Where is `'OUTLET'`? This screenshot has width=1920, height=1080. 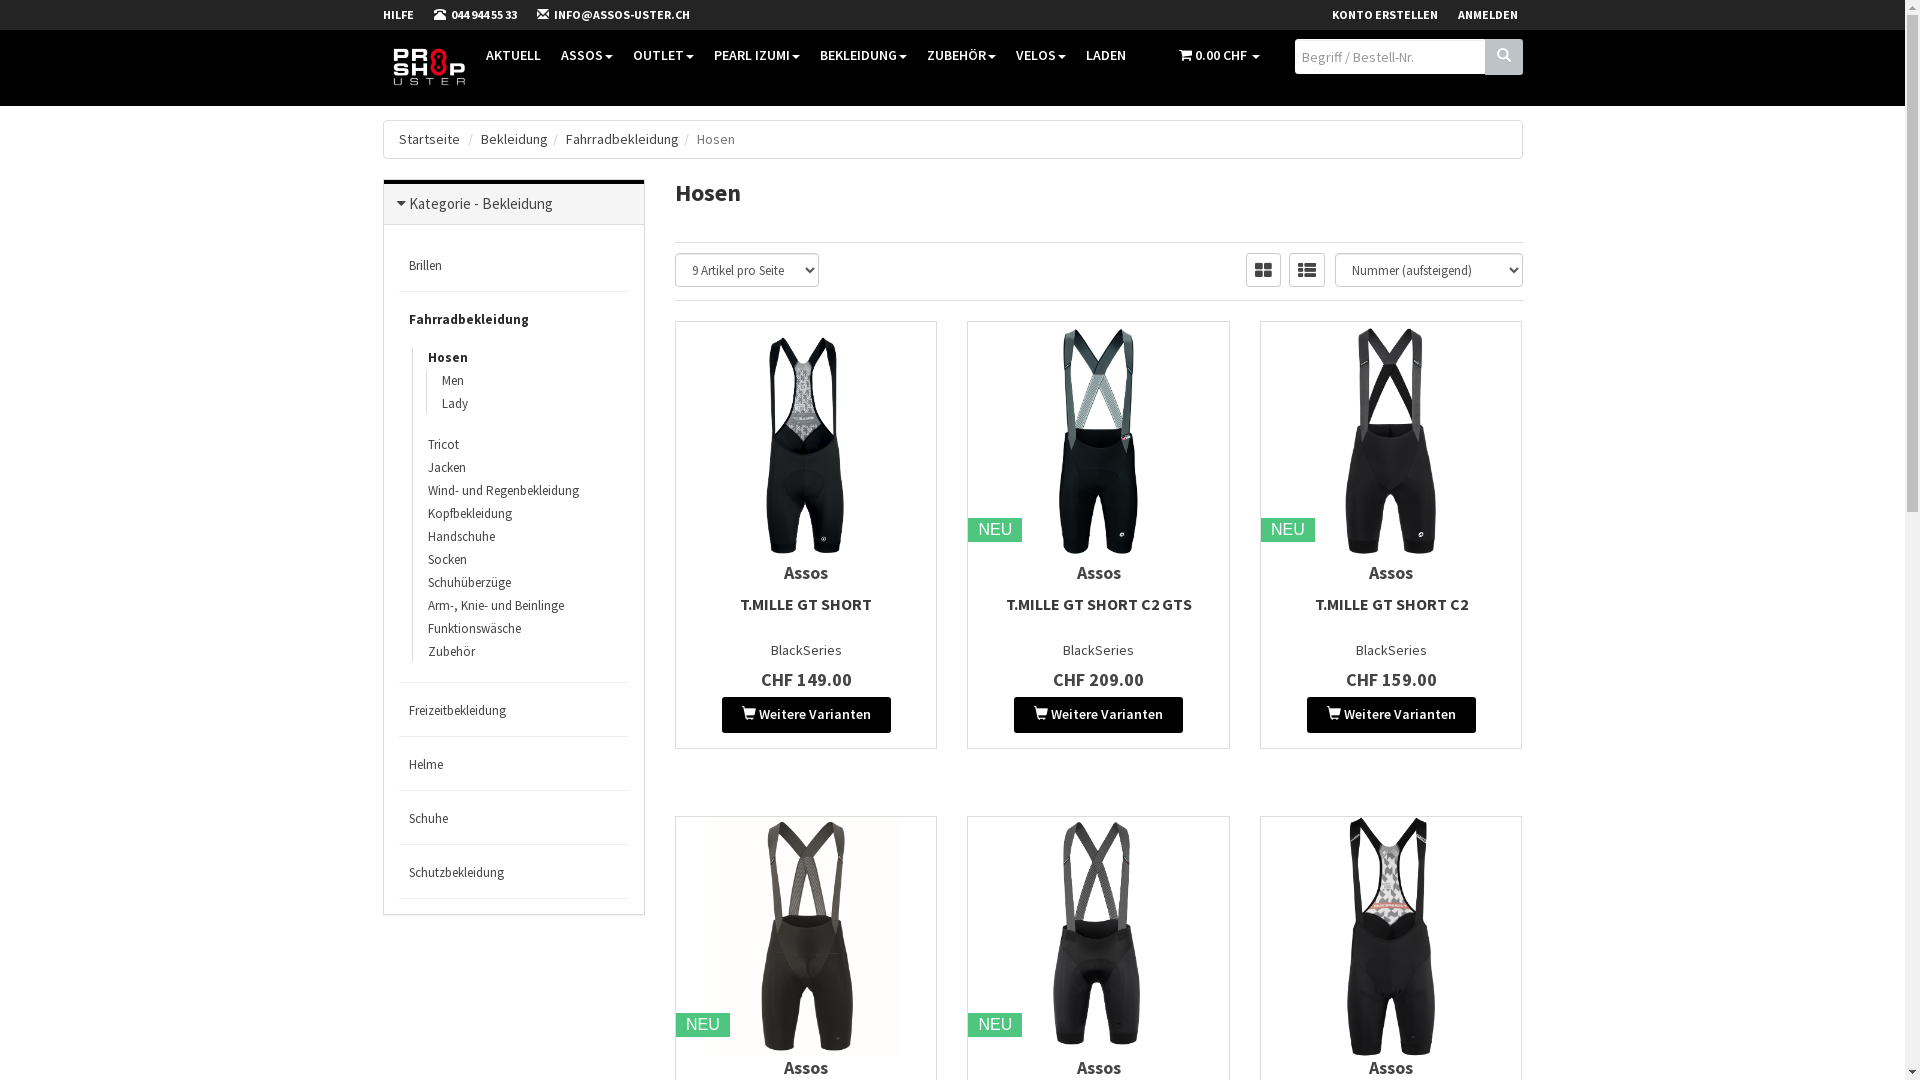 'OUTLET' is located at coordinates (662, 53).